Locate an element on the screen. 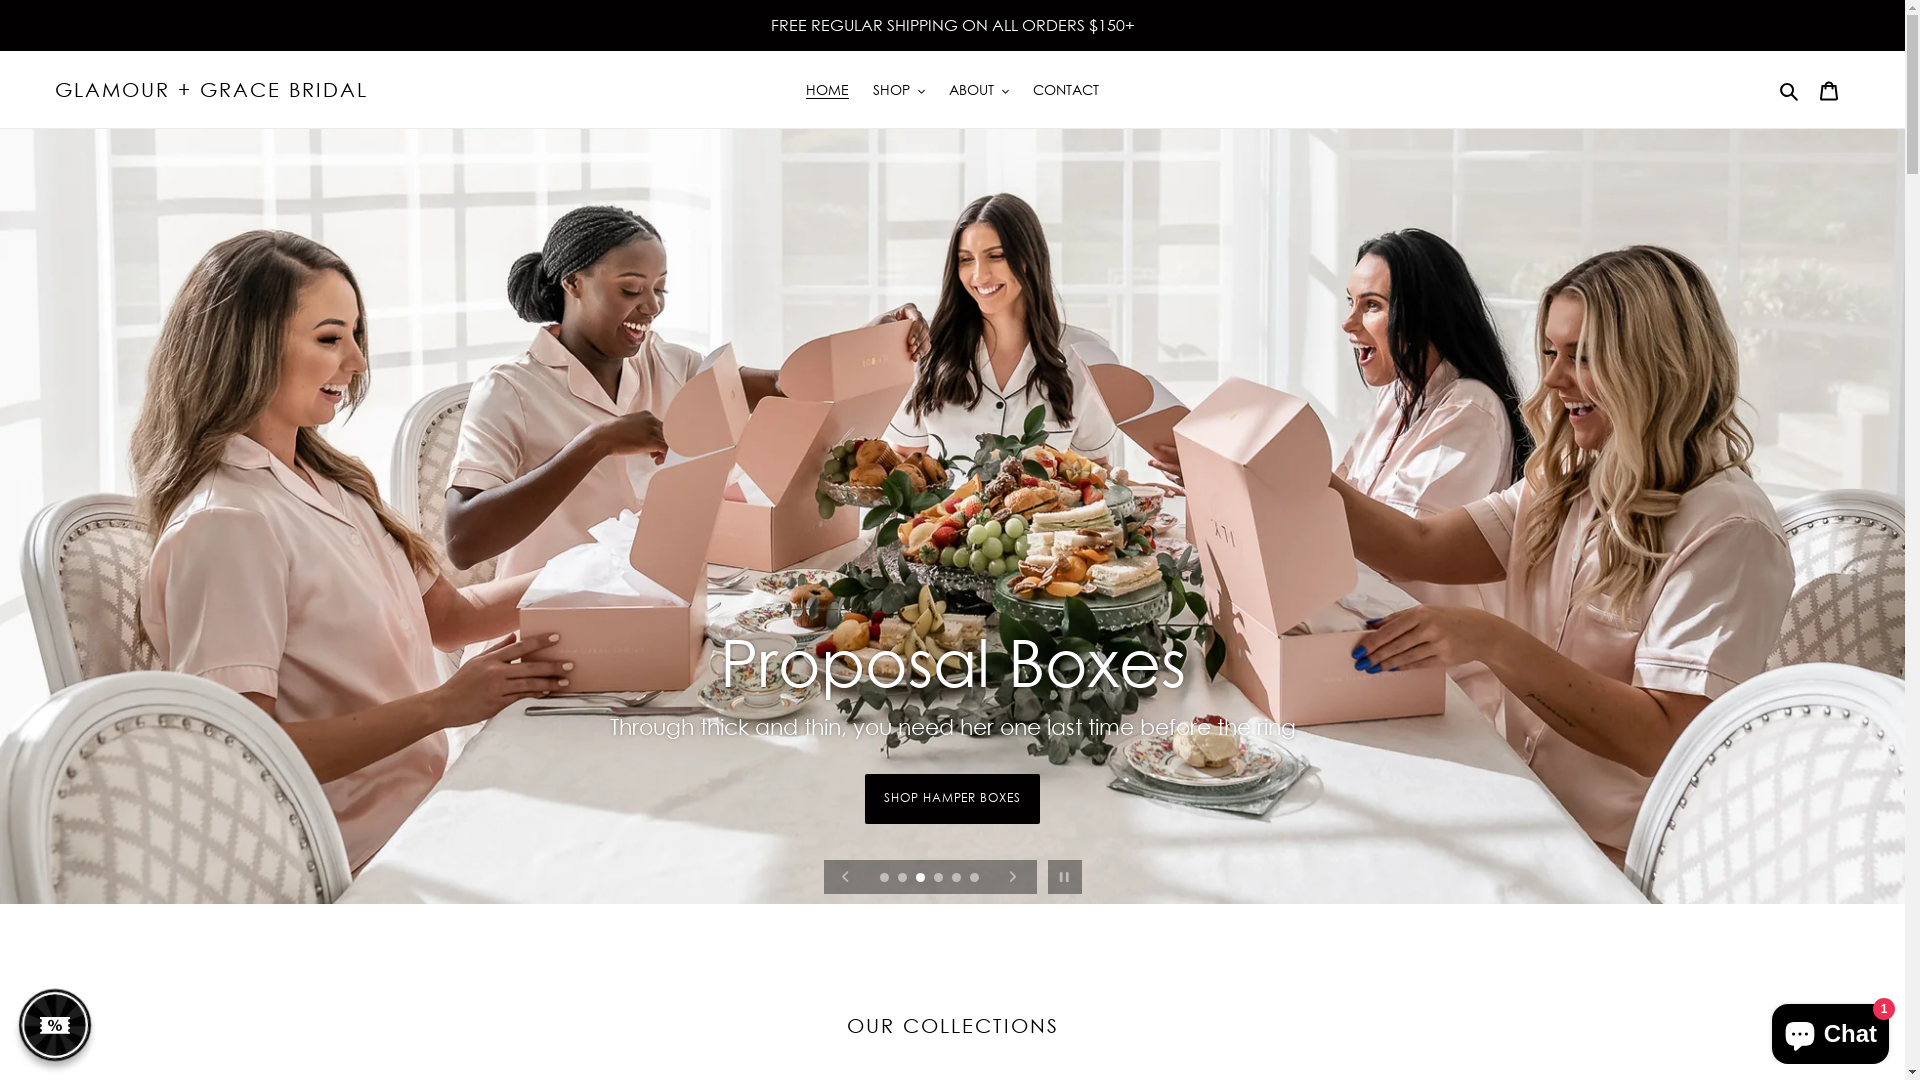 The width and height of the screenshot is (1920, 1080). 'CONTACT' is located at coordinates (1064, 88).